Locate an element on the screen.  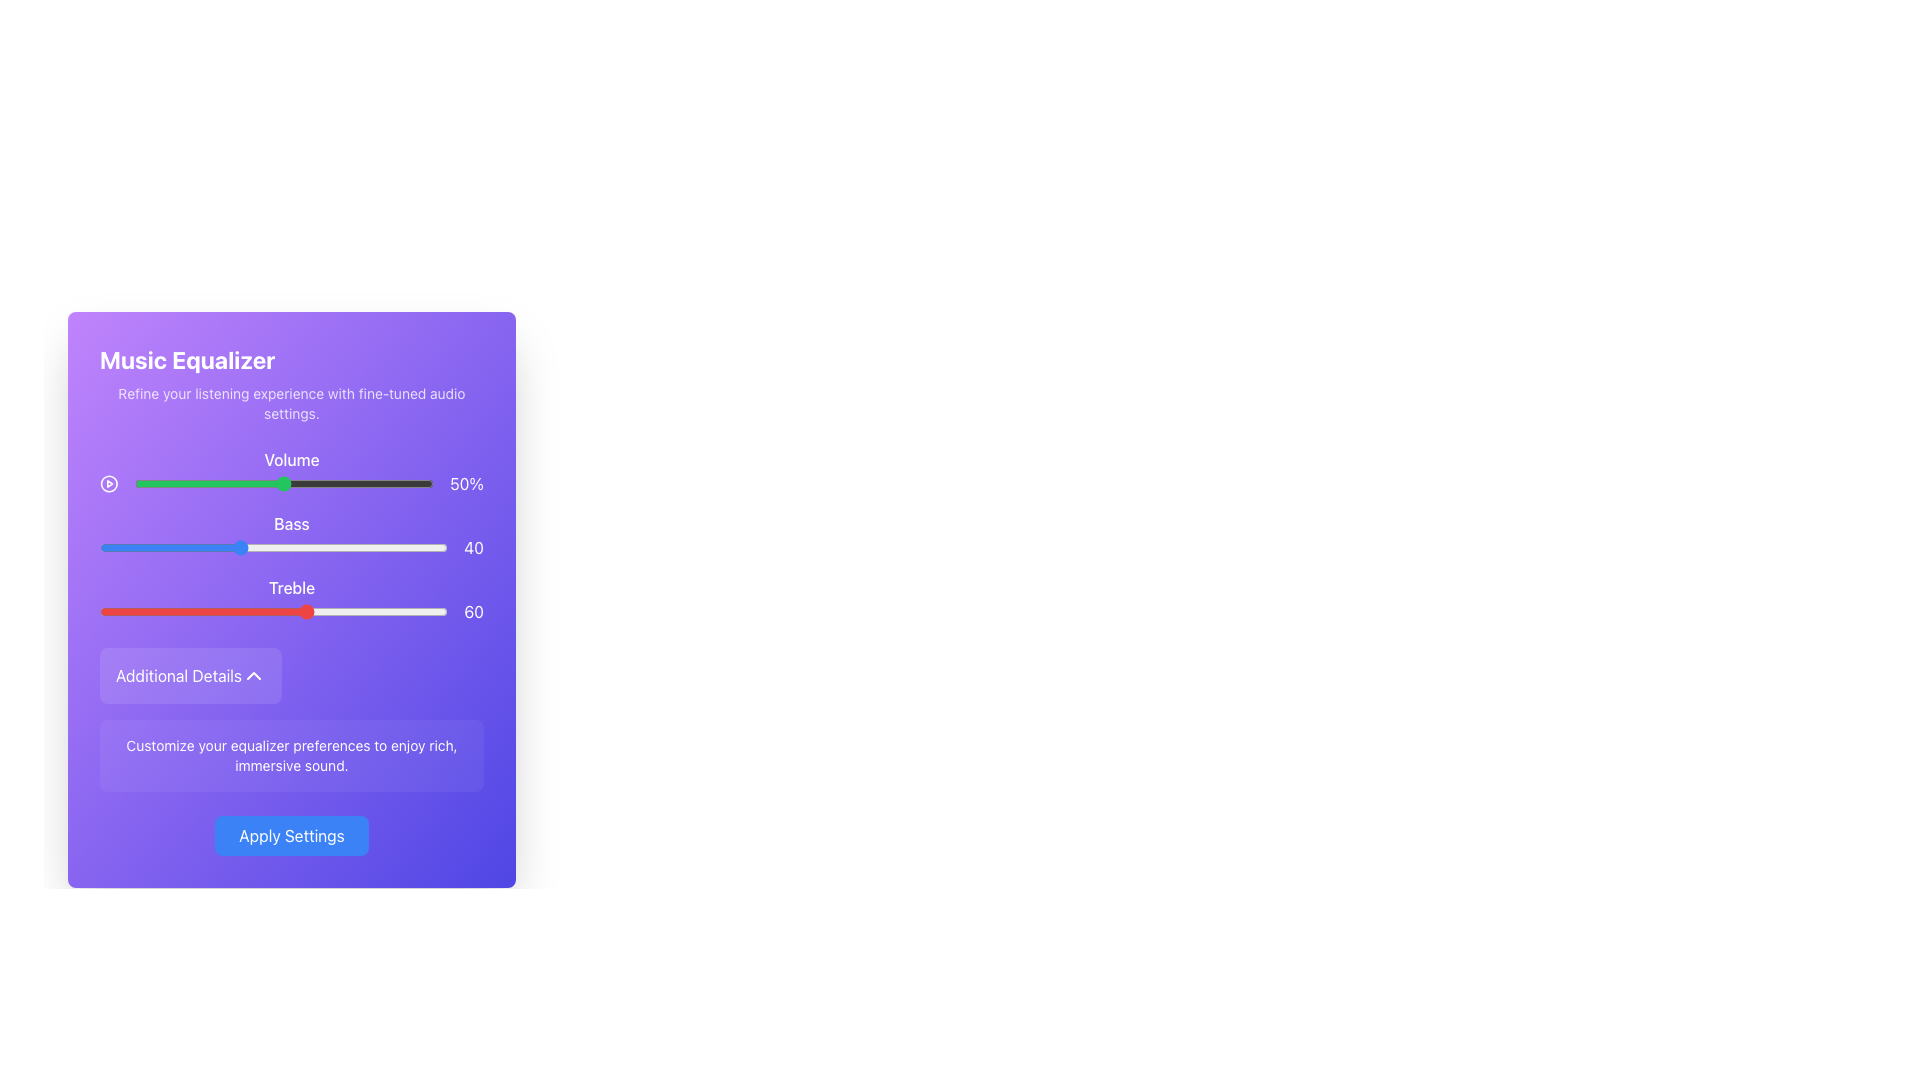
the 'Additional Details' button within the card interface is located at coordinates (191, 675).